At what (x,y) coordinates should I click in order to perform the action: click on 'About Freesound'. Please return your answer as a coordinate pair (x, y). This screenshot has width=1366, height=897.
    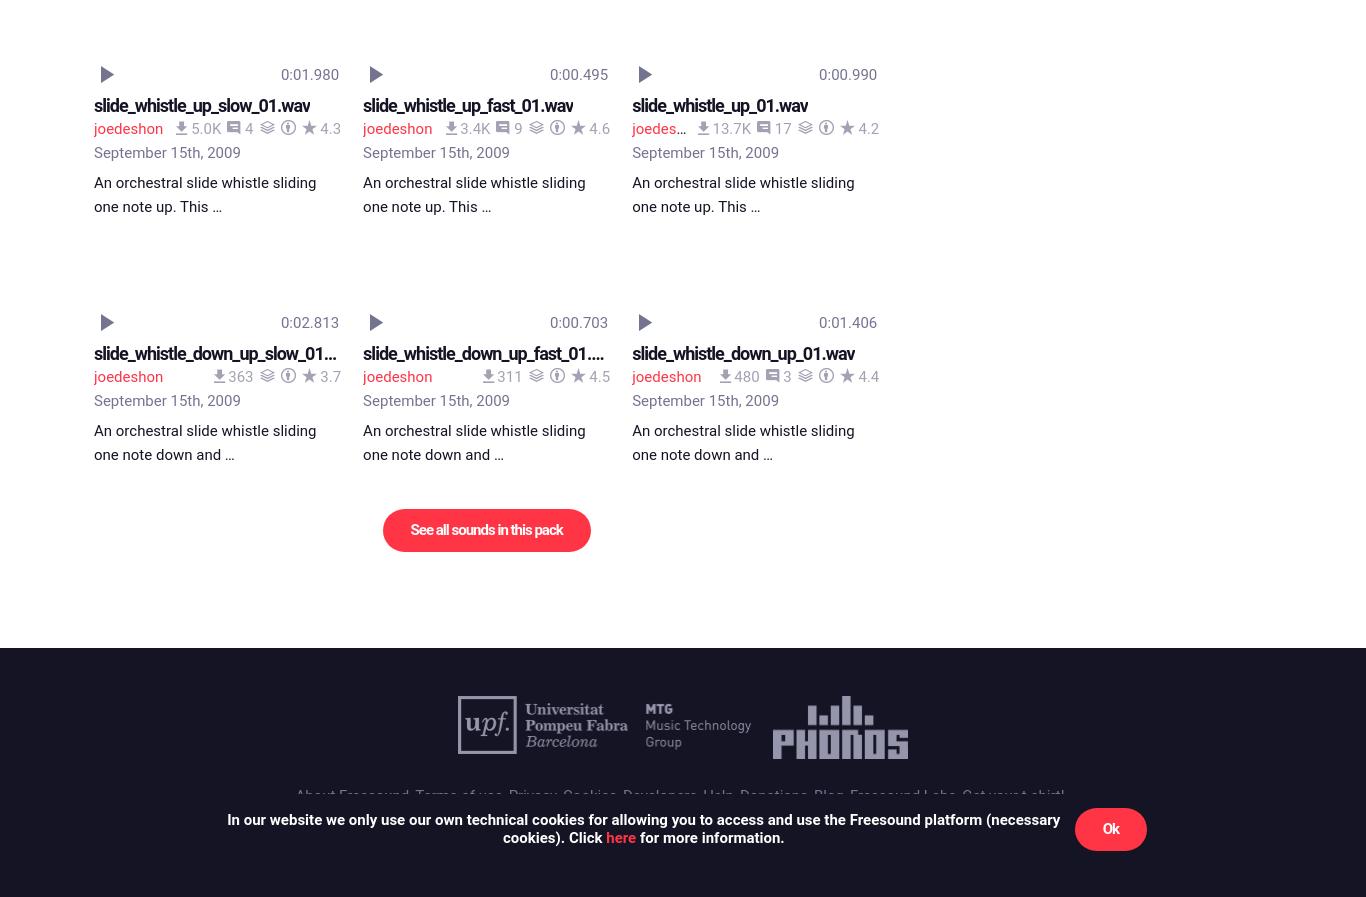
    Looking at the image, I should click on (351, 32).